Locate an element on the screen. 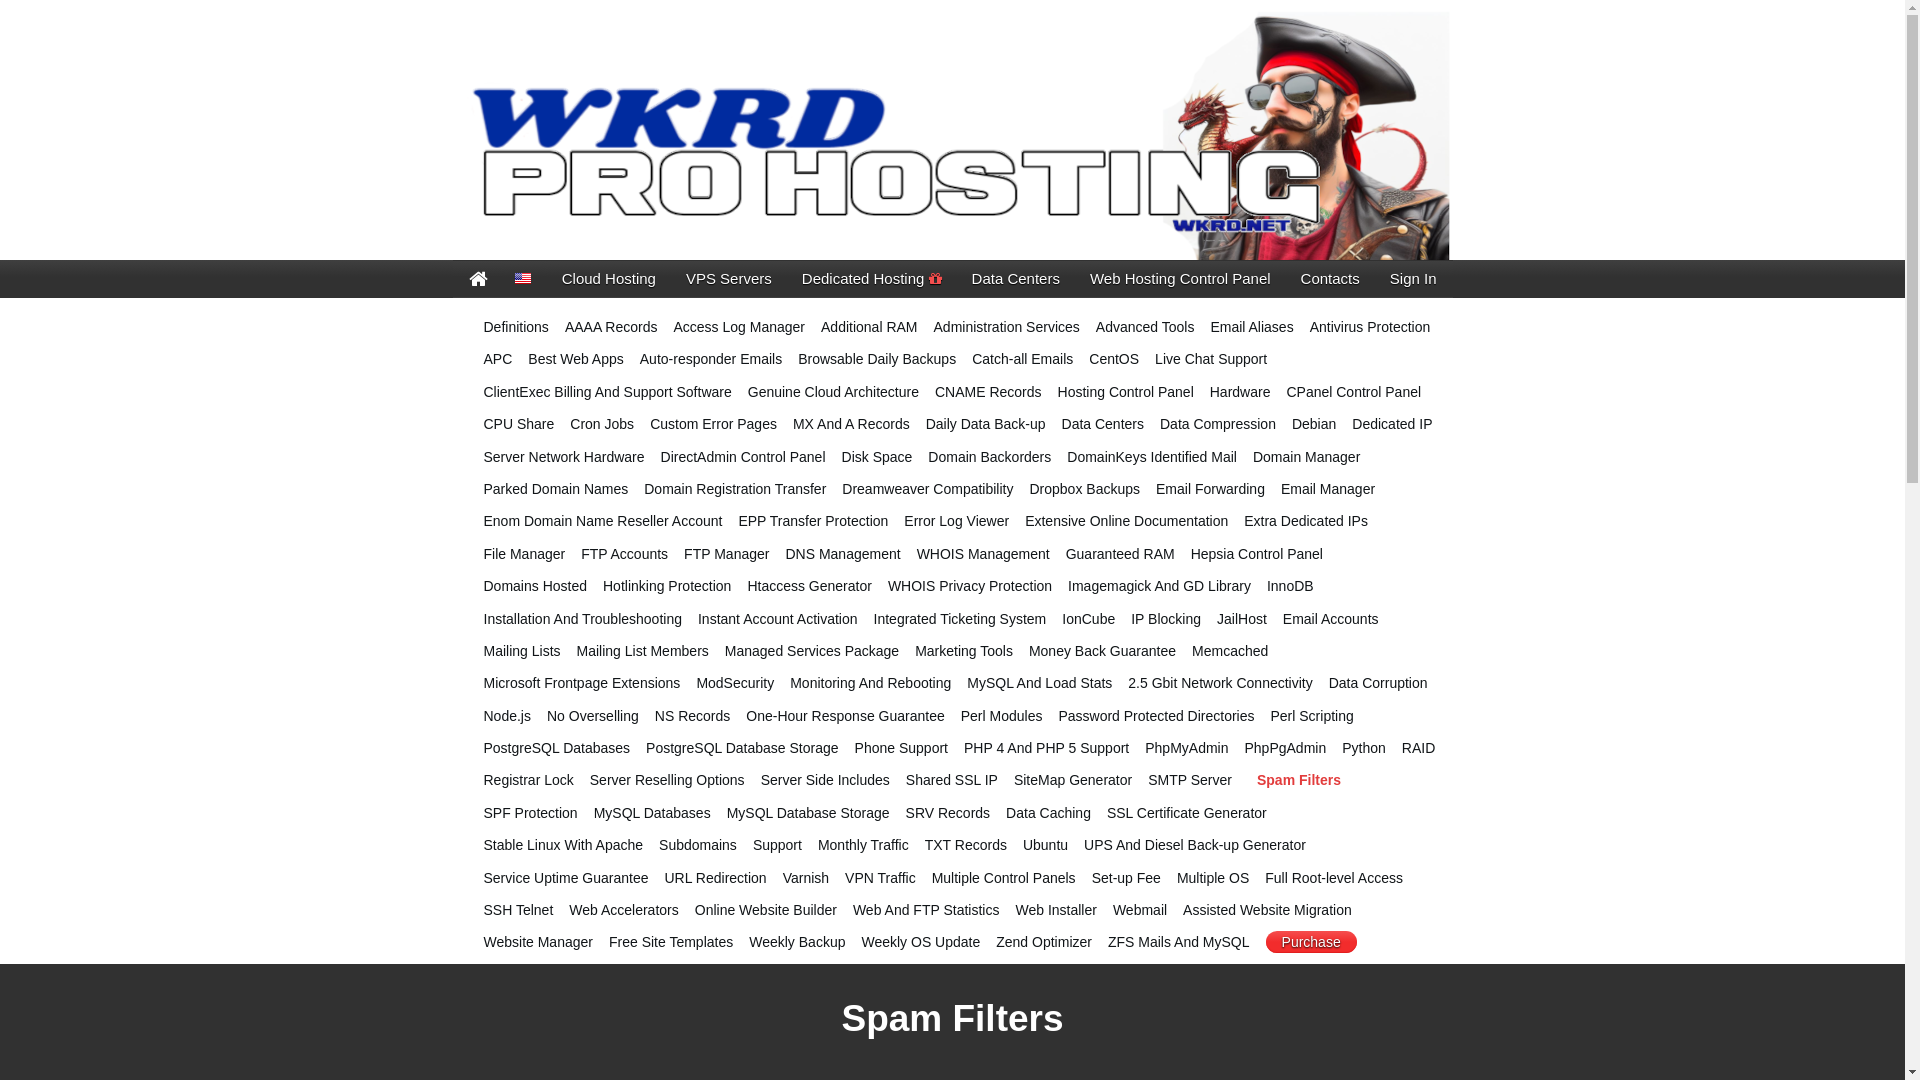  'Mailing Lists' is located at coordinates (522, 651).